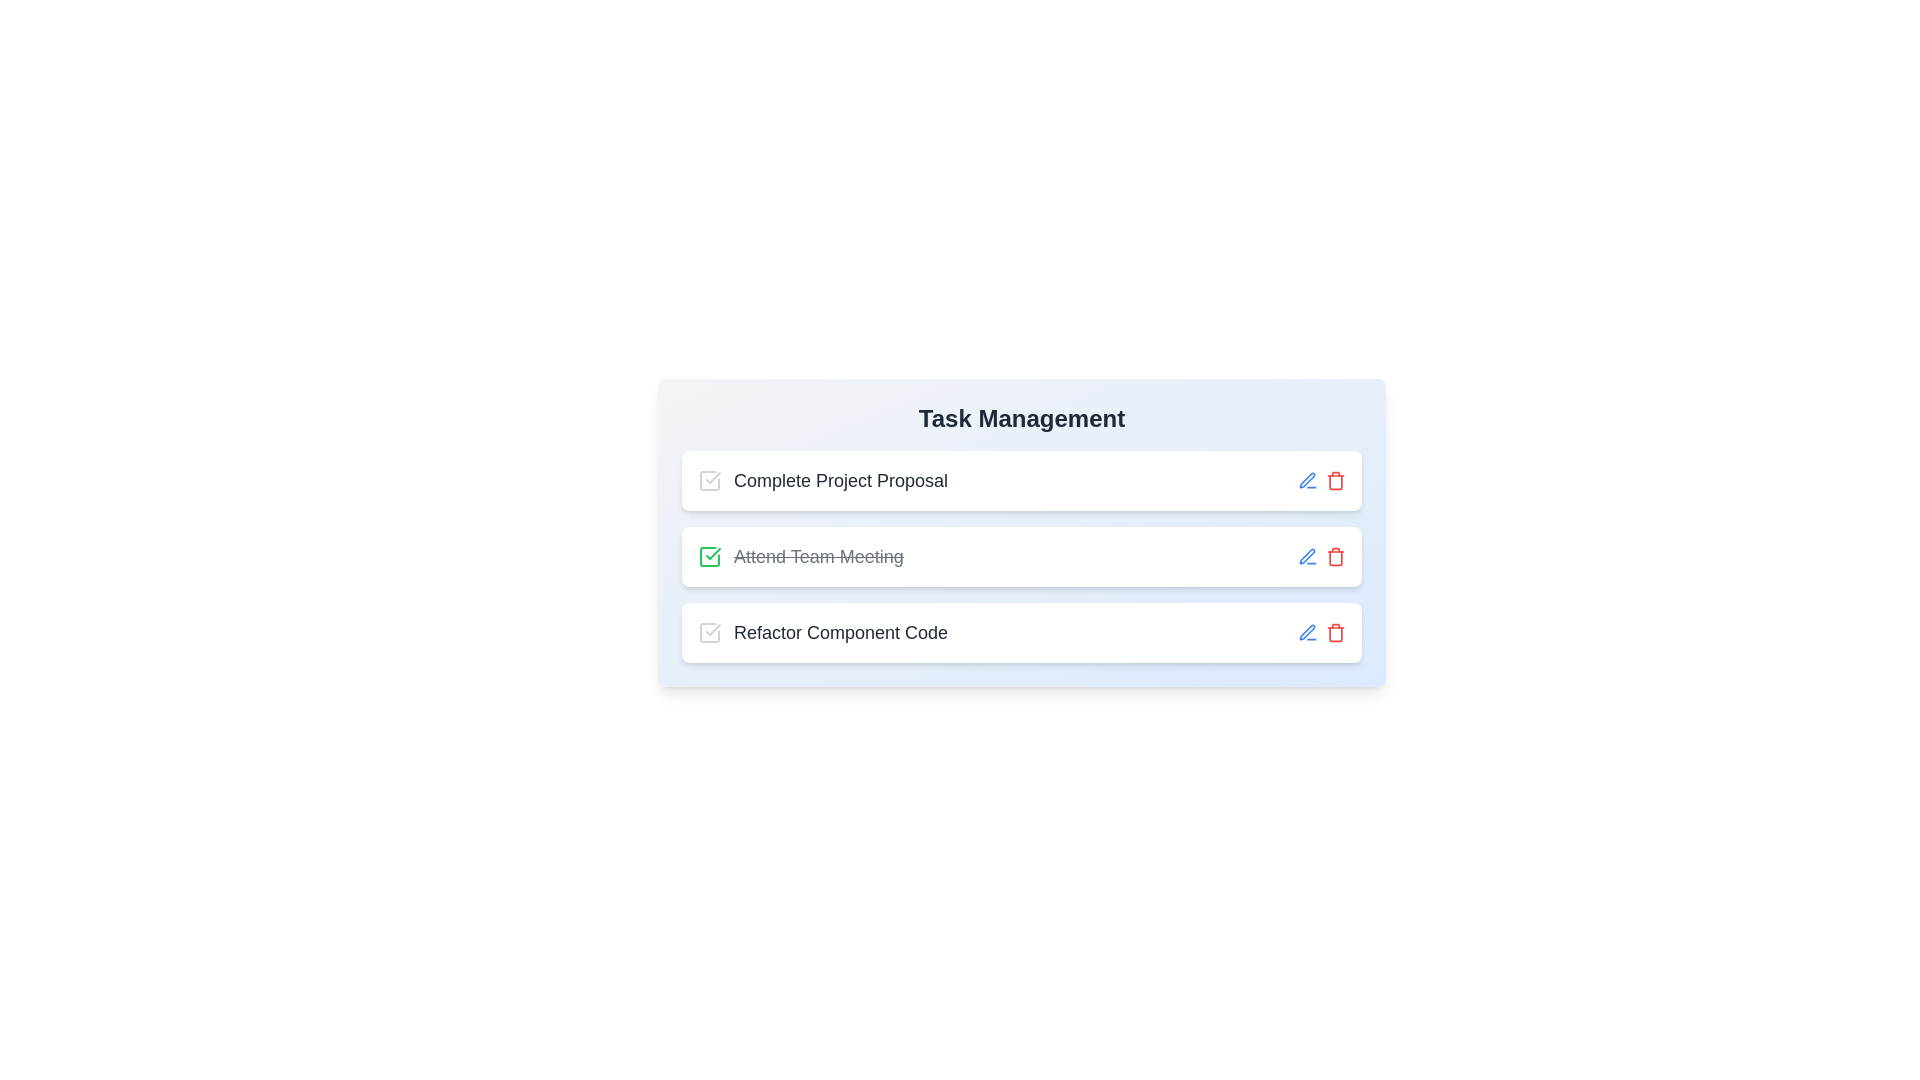 This screenshot has height=1080, width=1920. I want to click on the checkmark icon indicating that the task 'Refactor Component Code' has been marked as completed, located at the third task item in the vertical list, so click(713, 628).